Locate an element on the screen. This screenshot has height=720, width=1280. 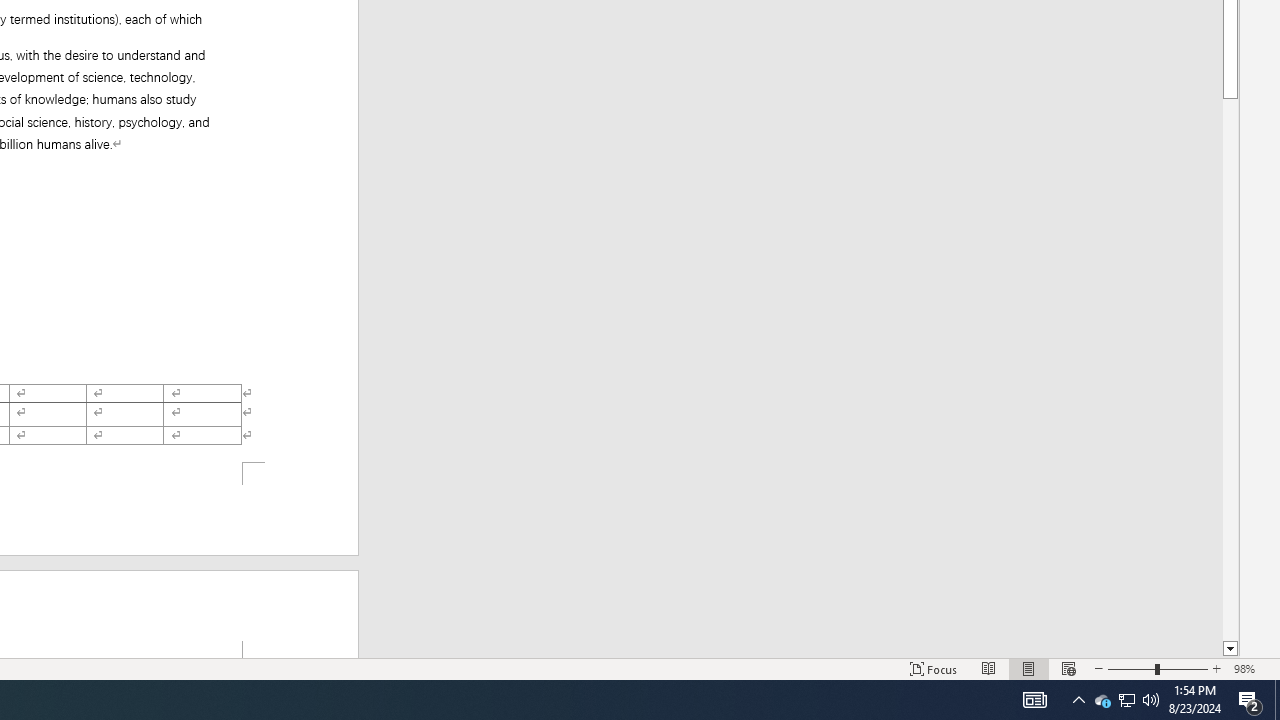
'Line down' is located at coordinates (1229, 649).